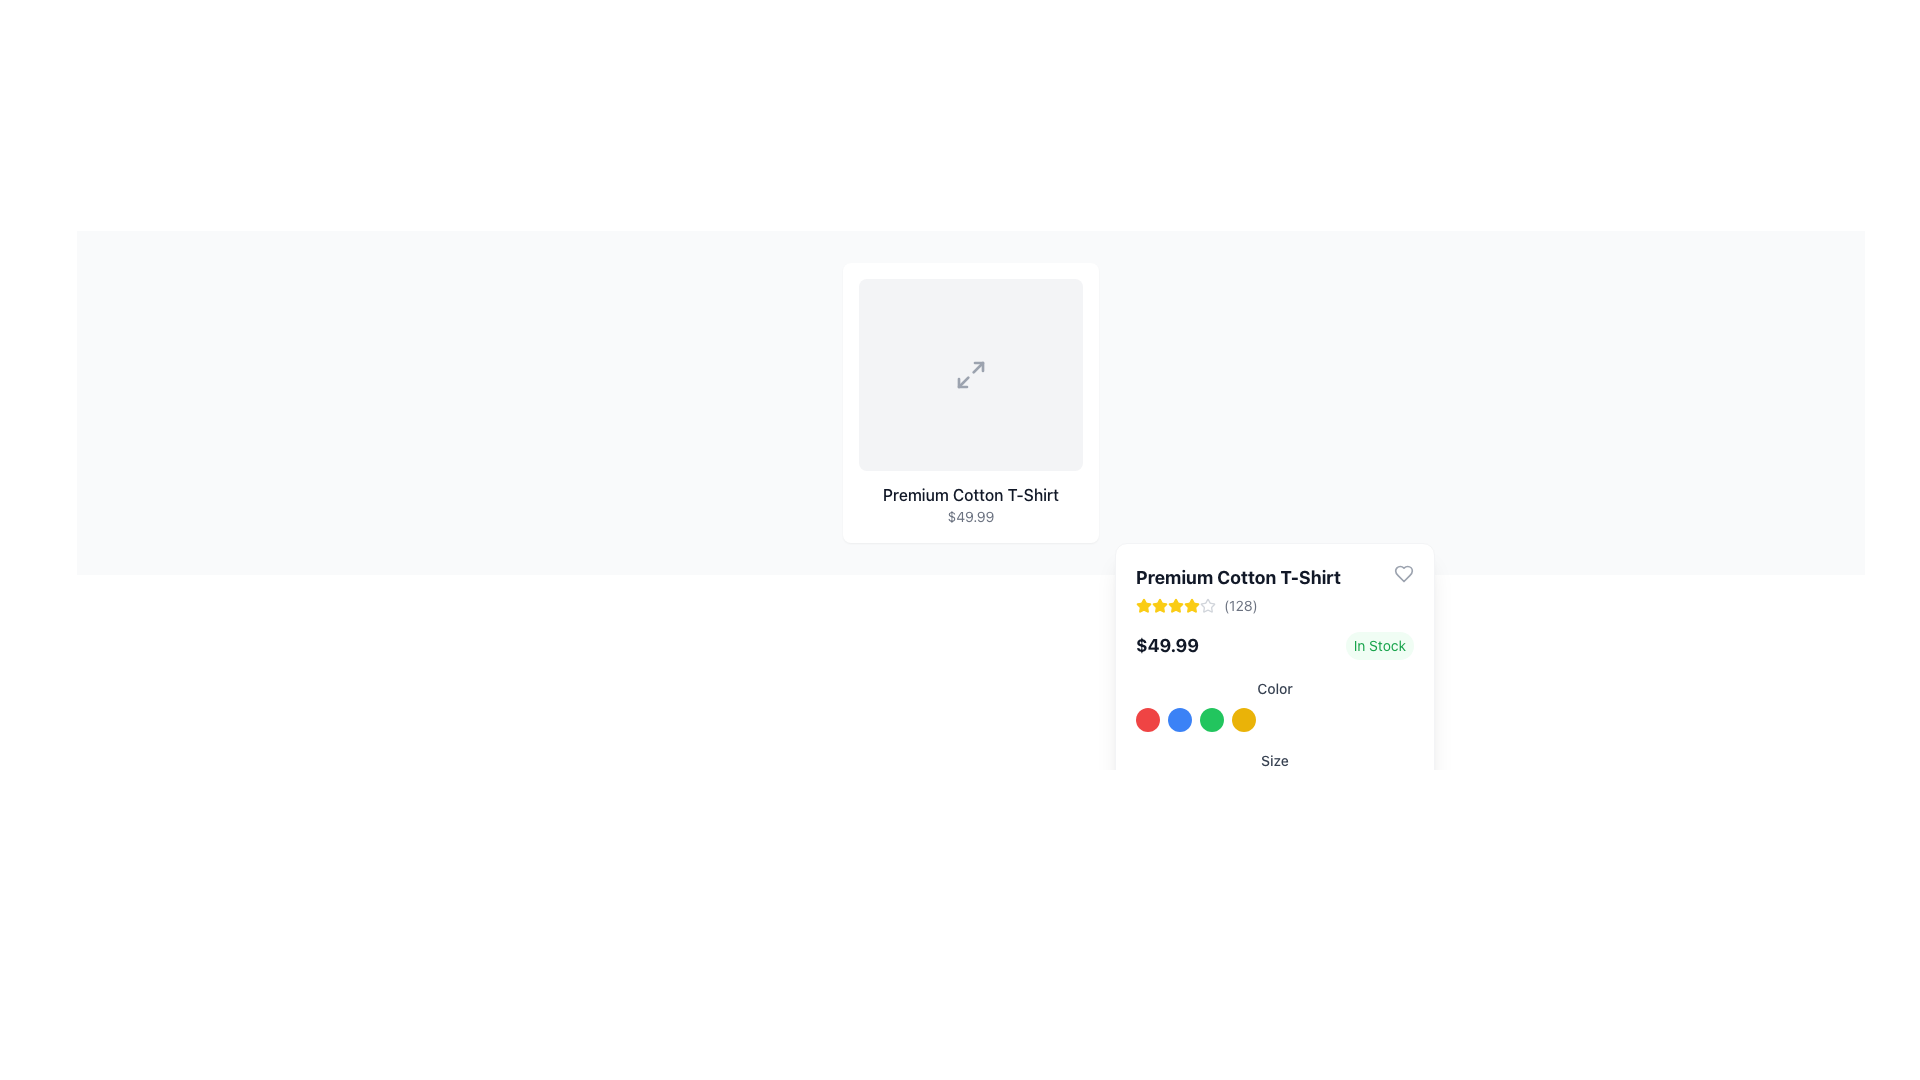 Image resolution: width=1920 pixels, height=1080 pixels. I want to click on information displayed in the text label that represents the number of ratings or reviews, located to the right of the star rating symbols, so click(1239, 604).